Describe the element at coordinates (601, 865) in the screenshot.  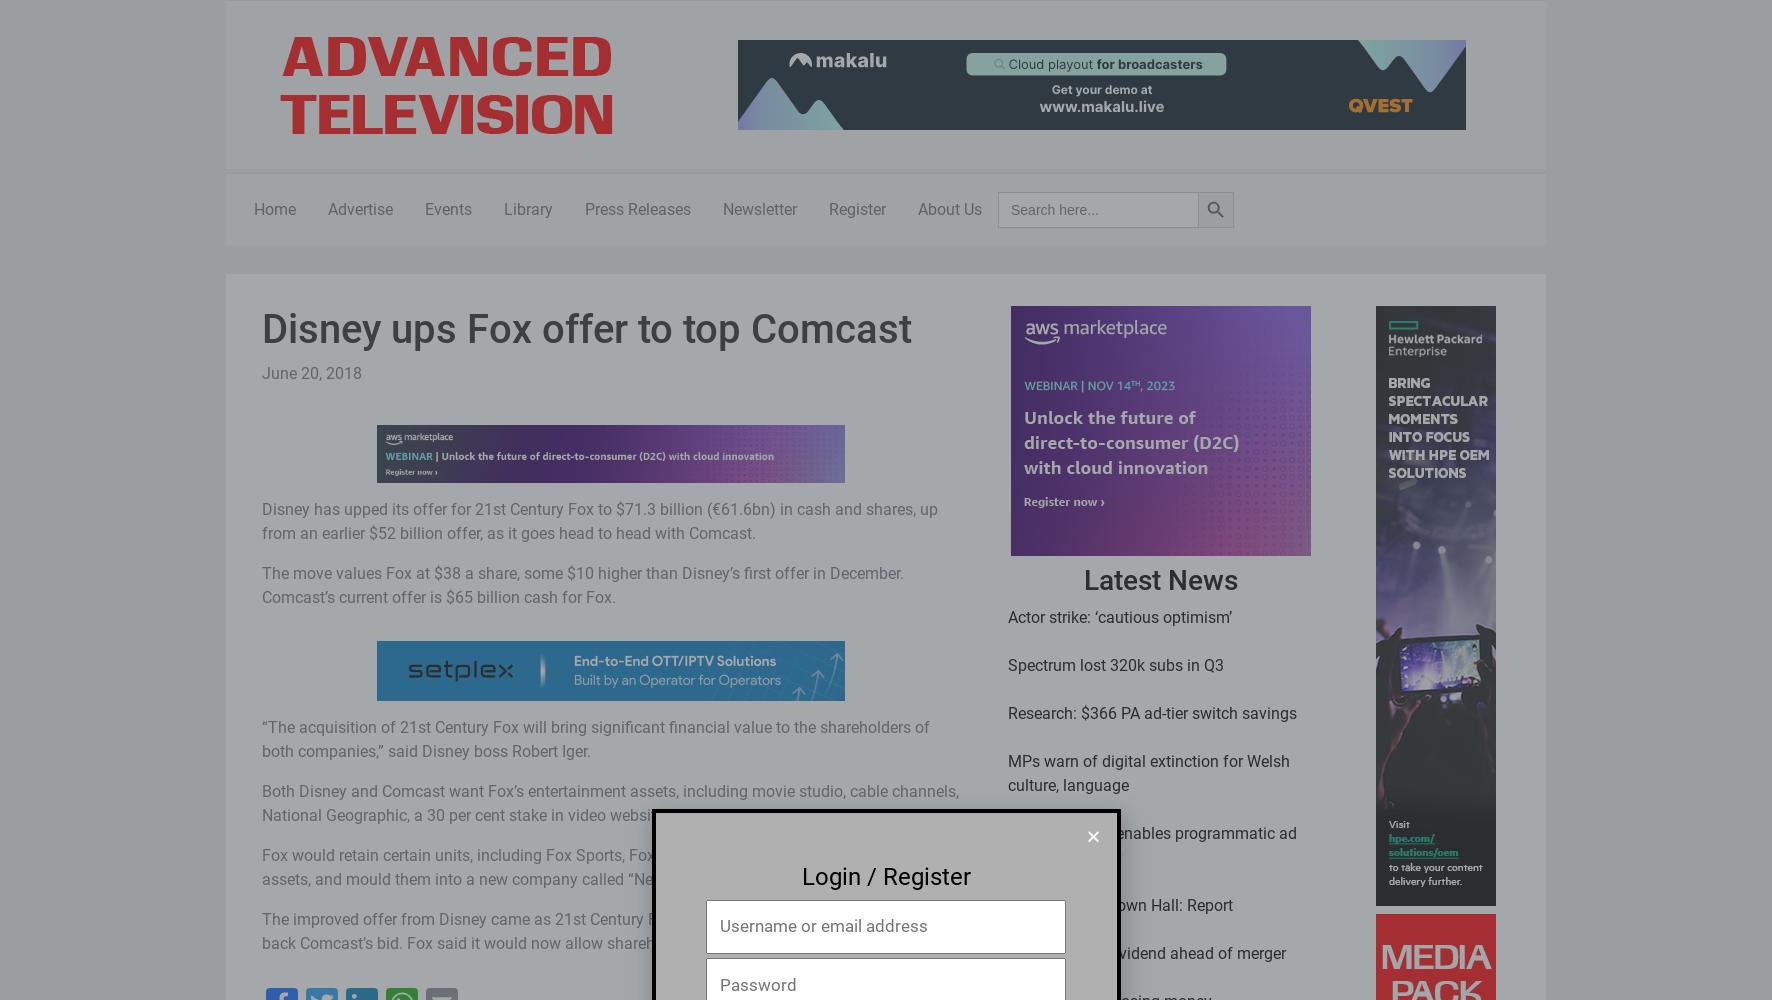
I see `'Fox would retain certain units, including Fox Sports, Fox News, Fox Television Stations and other assets, and mould them into a new company called “New Fox”.'` at that location.